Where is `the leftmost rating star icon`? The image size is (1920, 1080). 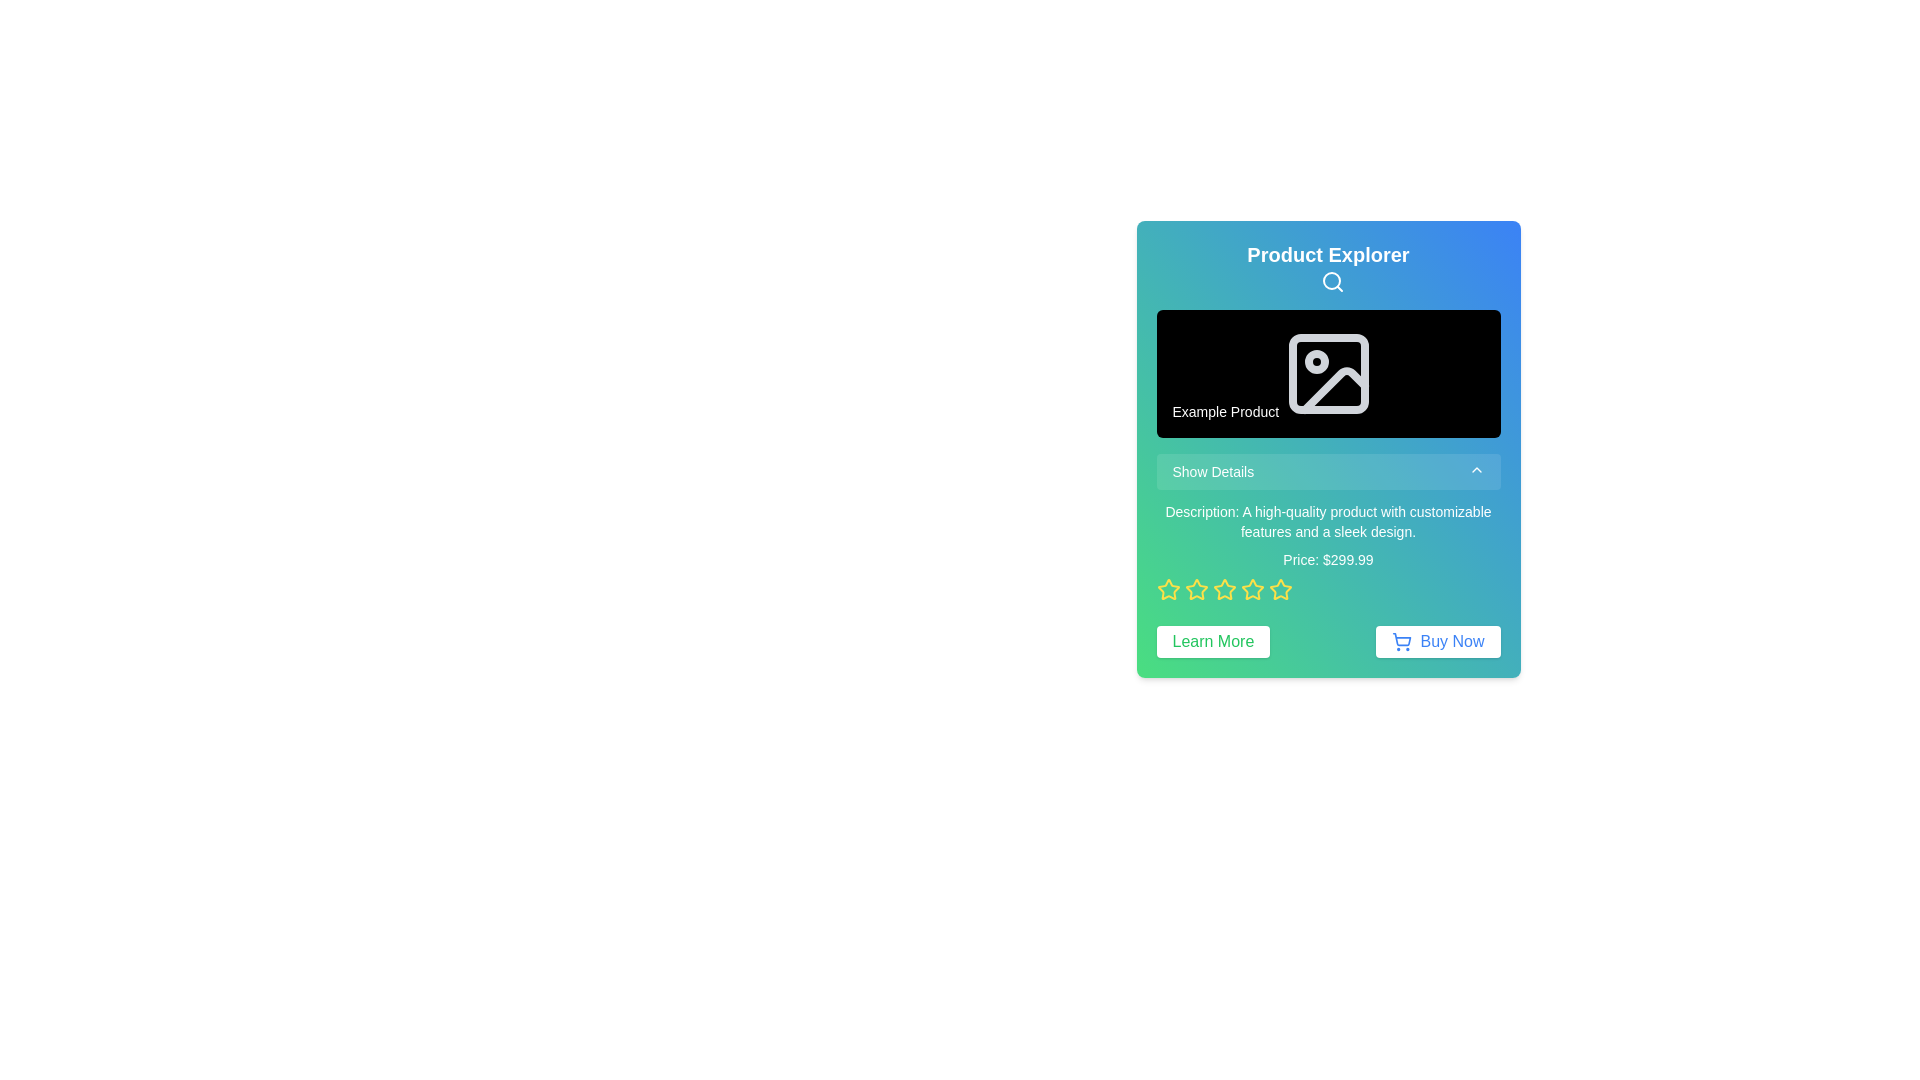
the leftmost rating star icon is located at coordinates (1168, 588).